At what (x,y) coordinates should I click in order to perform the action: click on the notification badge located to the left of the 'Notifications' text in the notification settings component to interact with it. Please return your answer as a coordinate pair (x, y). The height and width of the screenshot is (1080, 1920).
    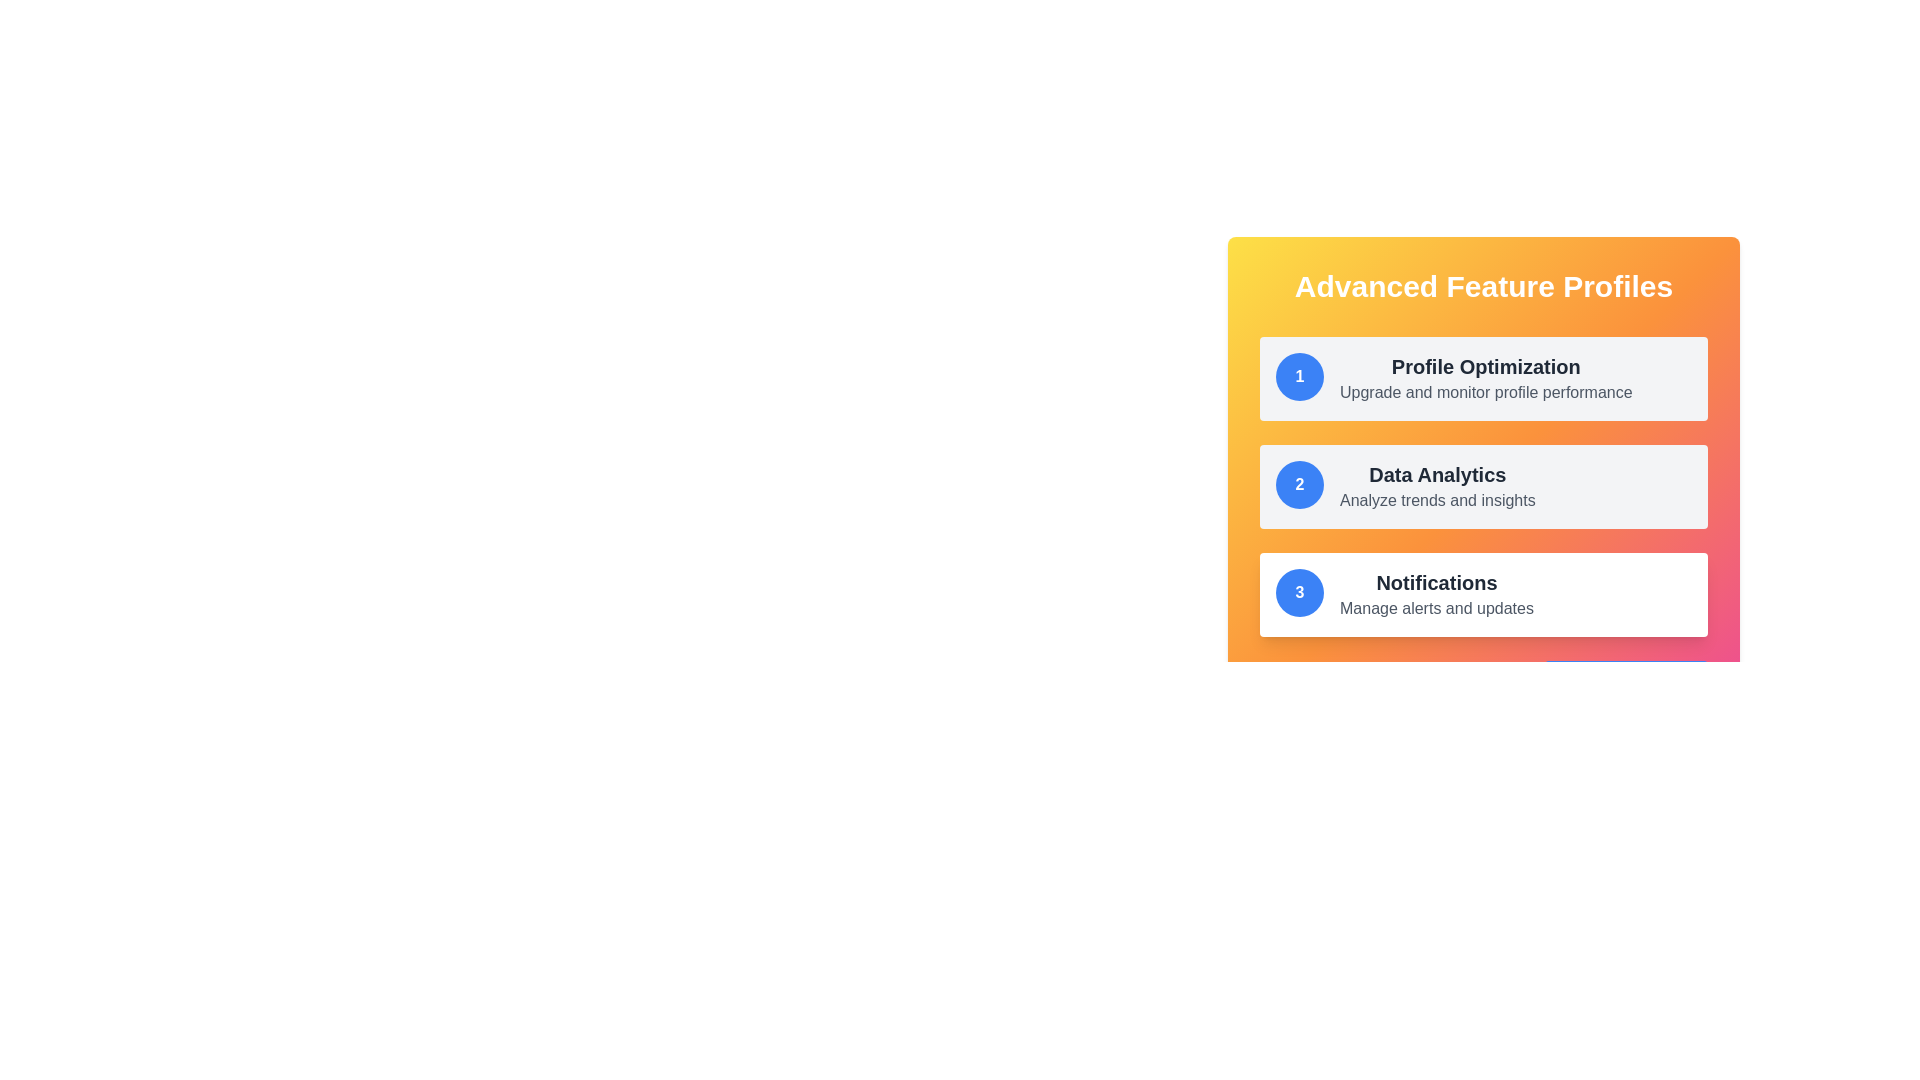
    Looking at the image, I should click on (1300, 592).